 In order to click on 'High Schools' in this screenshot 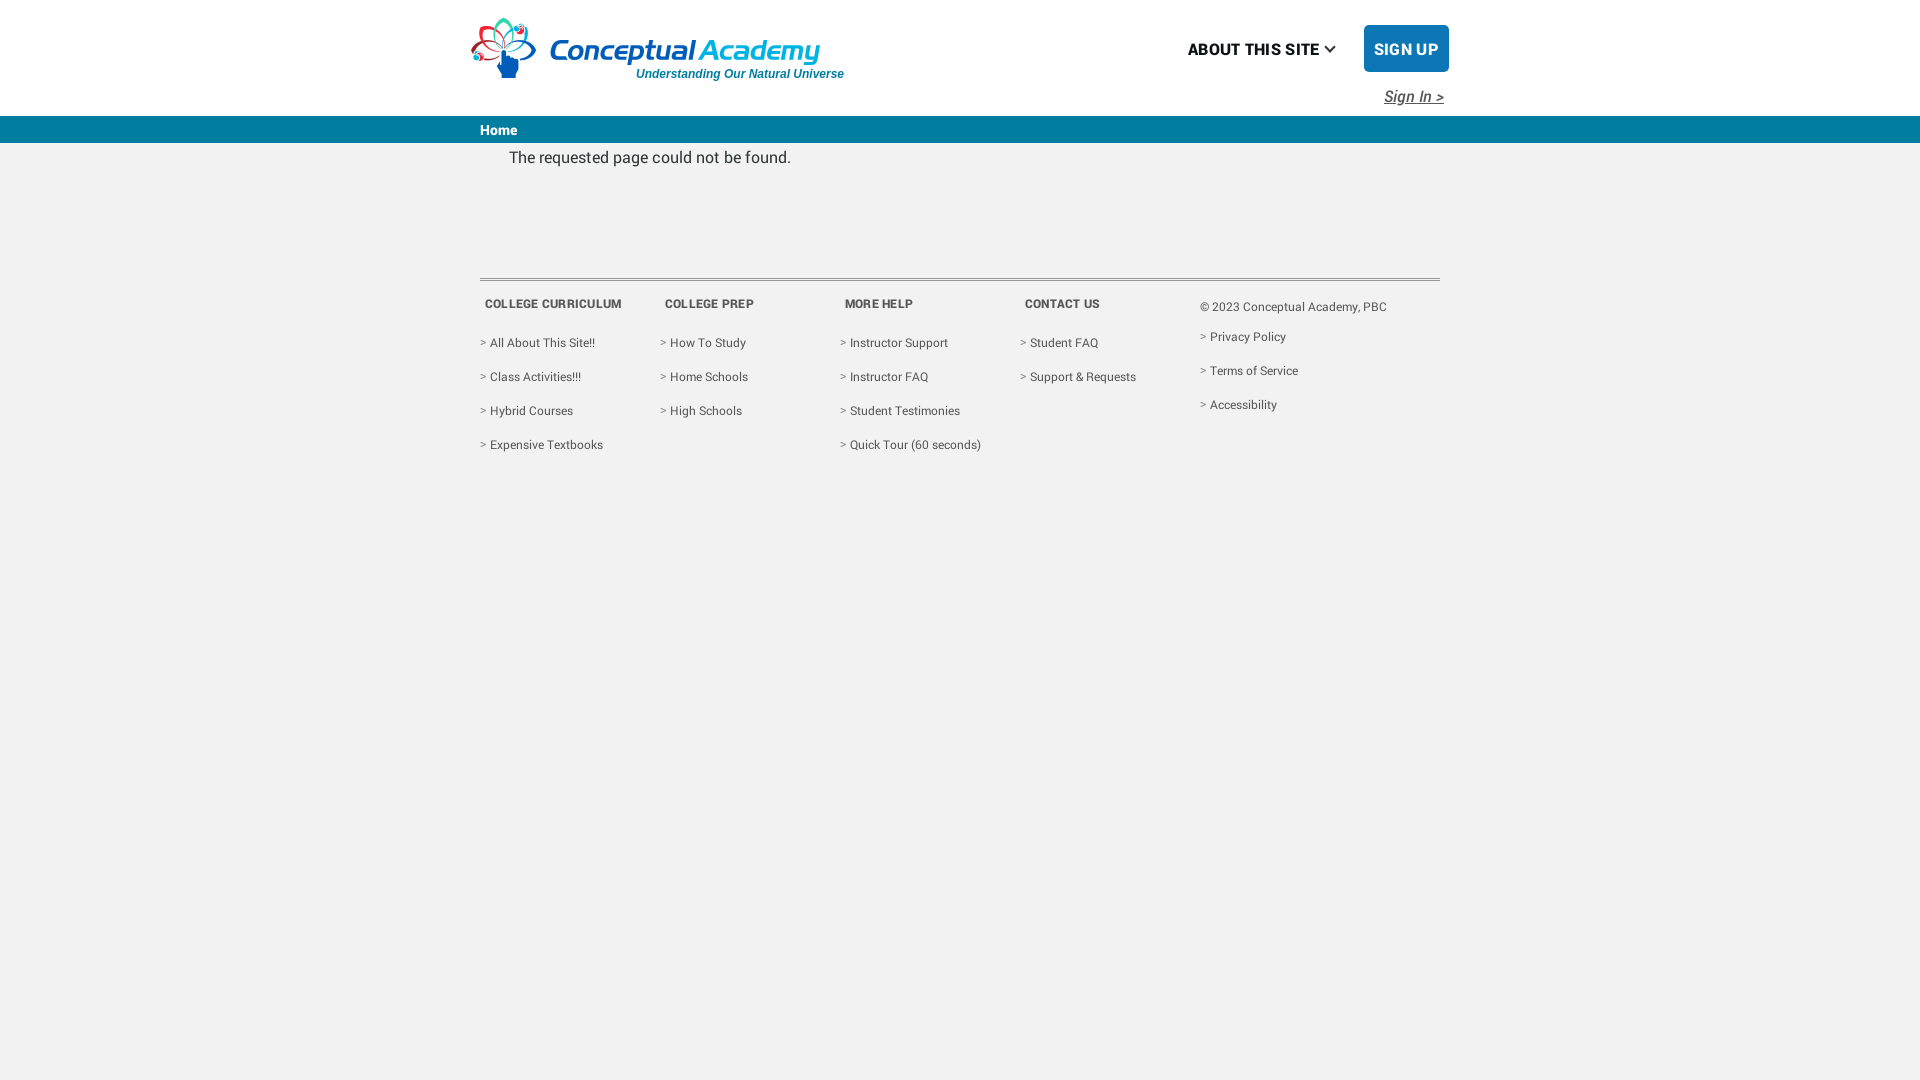, I will do `click(705, 408)`.